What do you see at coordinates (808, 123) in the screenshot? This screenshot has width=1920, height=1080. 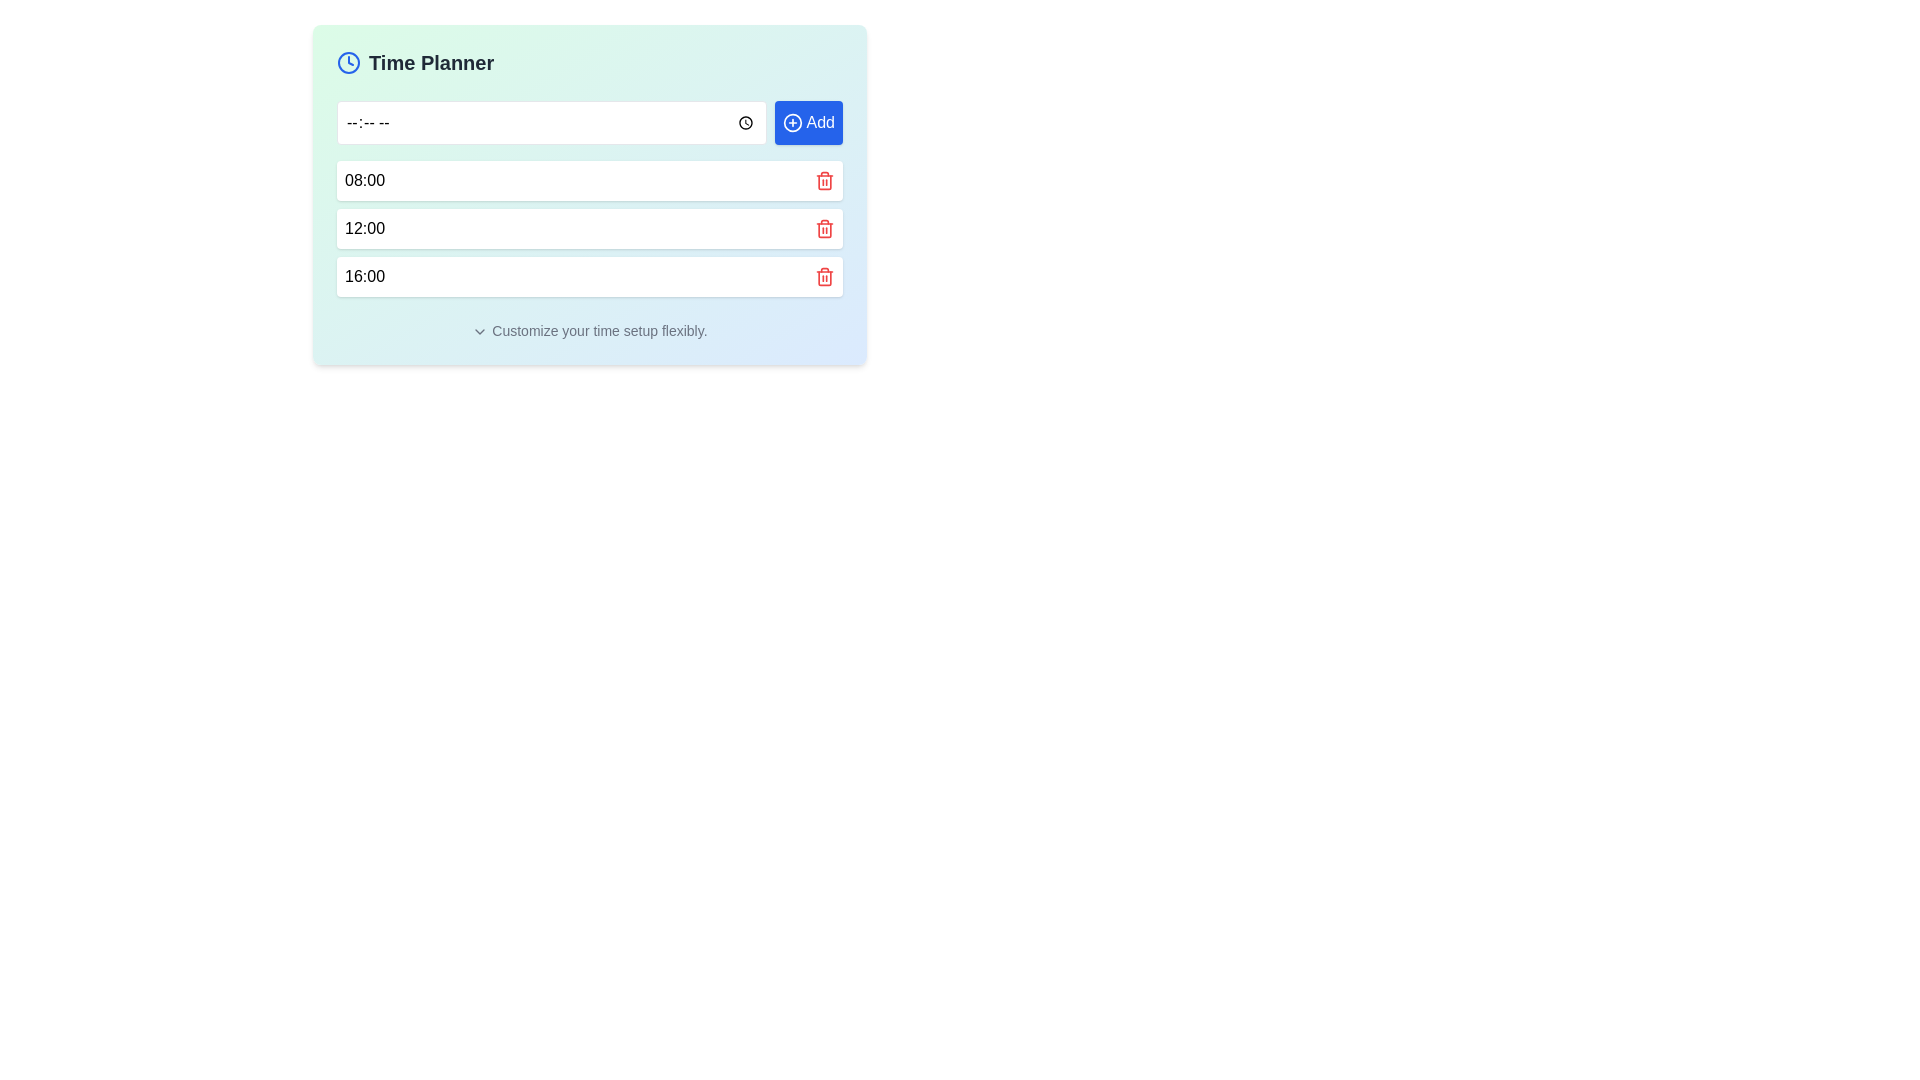 I see `the 'Add New Item' button located at the top right of the 'Time Planner' panel` at bounding box center [808, 123].